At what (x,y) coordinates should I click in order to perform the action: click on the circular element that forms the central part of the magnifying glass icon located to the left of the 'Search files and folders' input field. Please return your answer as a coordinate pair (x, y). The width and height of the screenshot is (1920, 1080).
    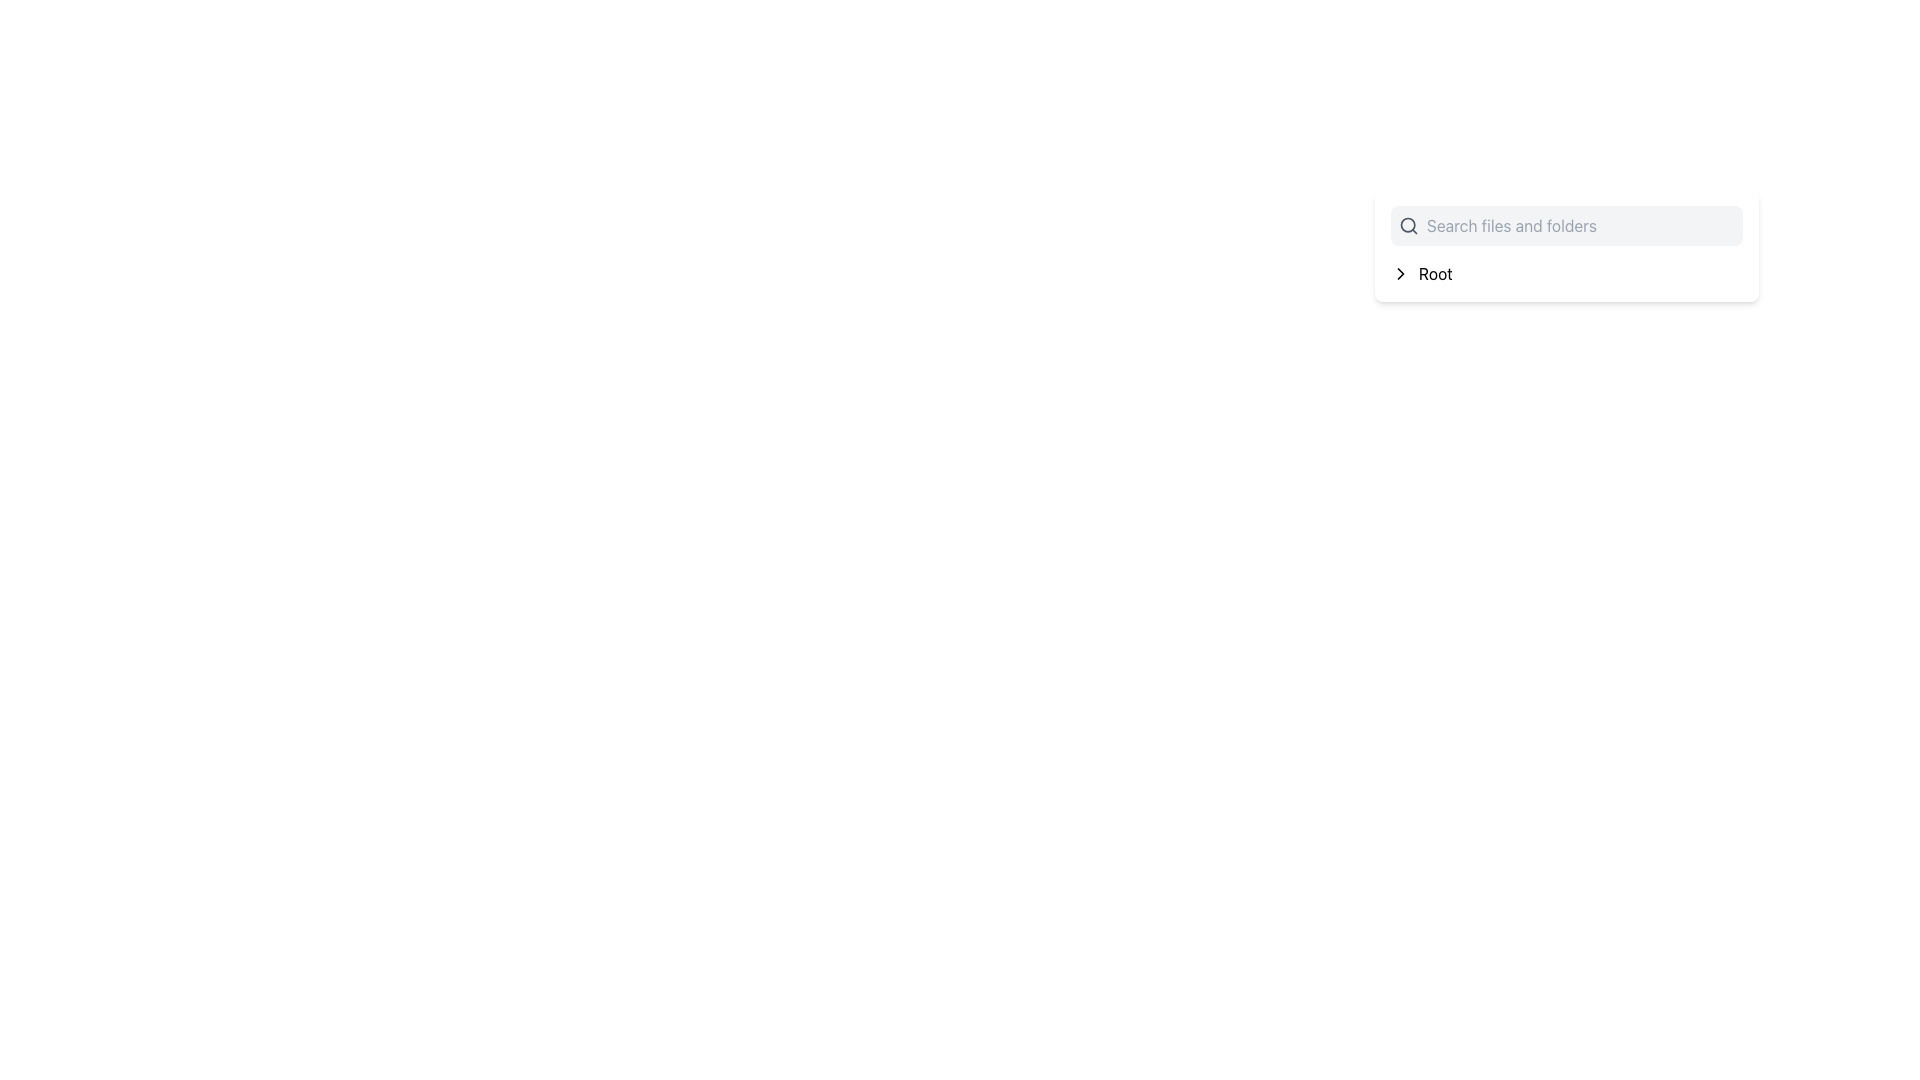
    Looking at the image, I should click on (1407, 225).